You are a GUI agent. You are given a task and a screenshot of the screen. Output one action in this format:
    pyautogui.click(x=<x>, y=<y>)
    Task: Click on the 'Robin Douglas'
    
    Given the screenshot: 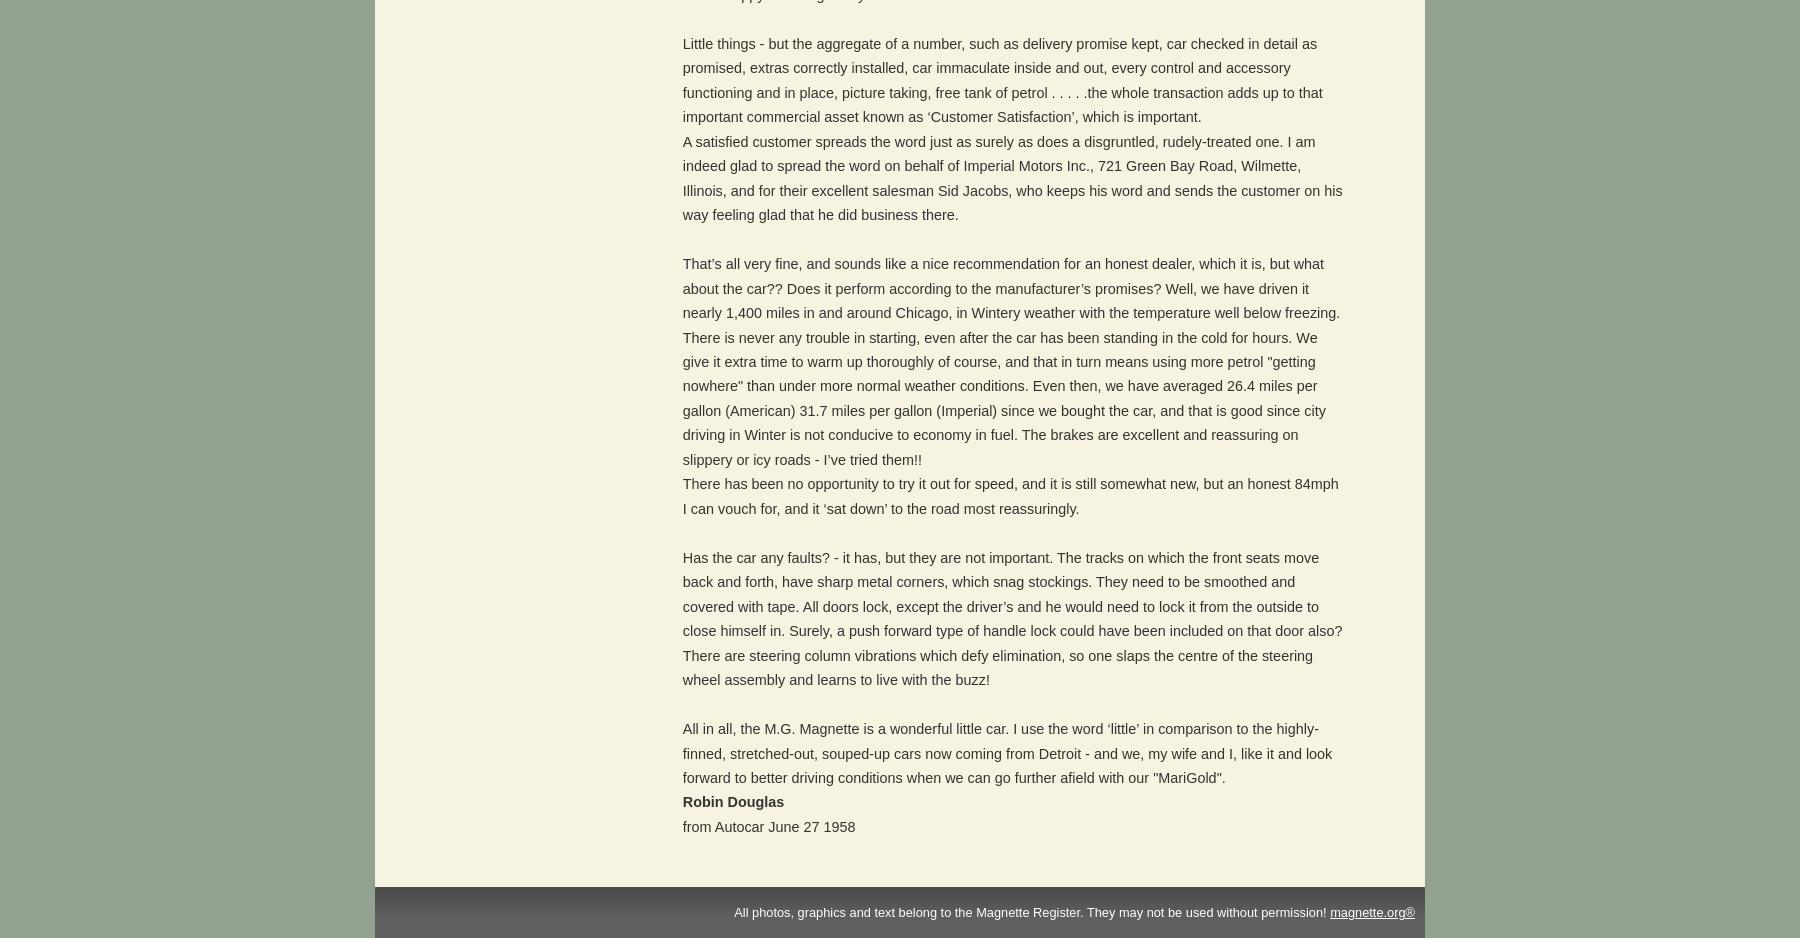 What is the action you would take?
    pyautogui.click(x=731, y=800)
    